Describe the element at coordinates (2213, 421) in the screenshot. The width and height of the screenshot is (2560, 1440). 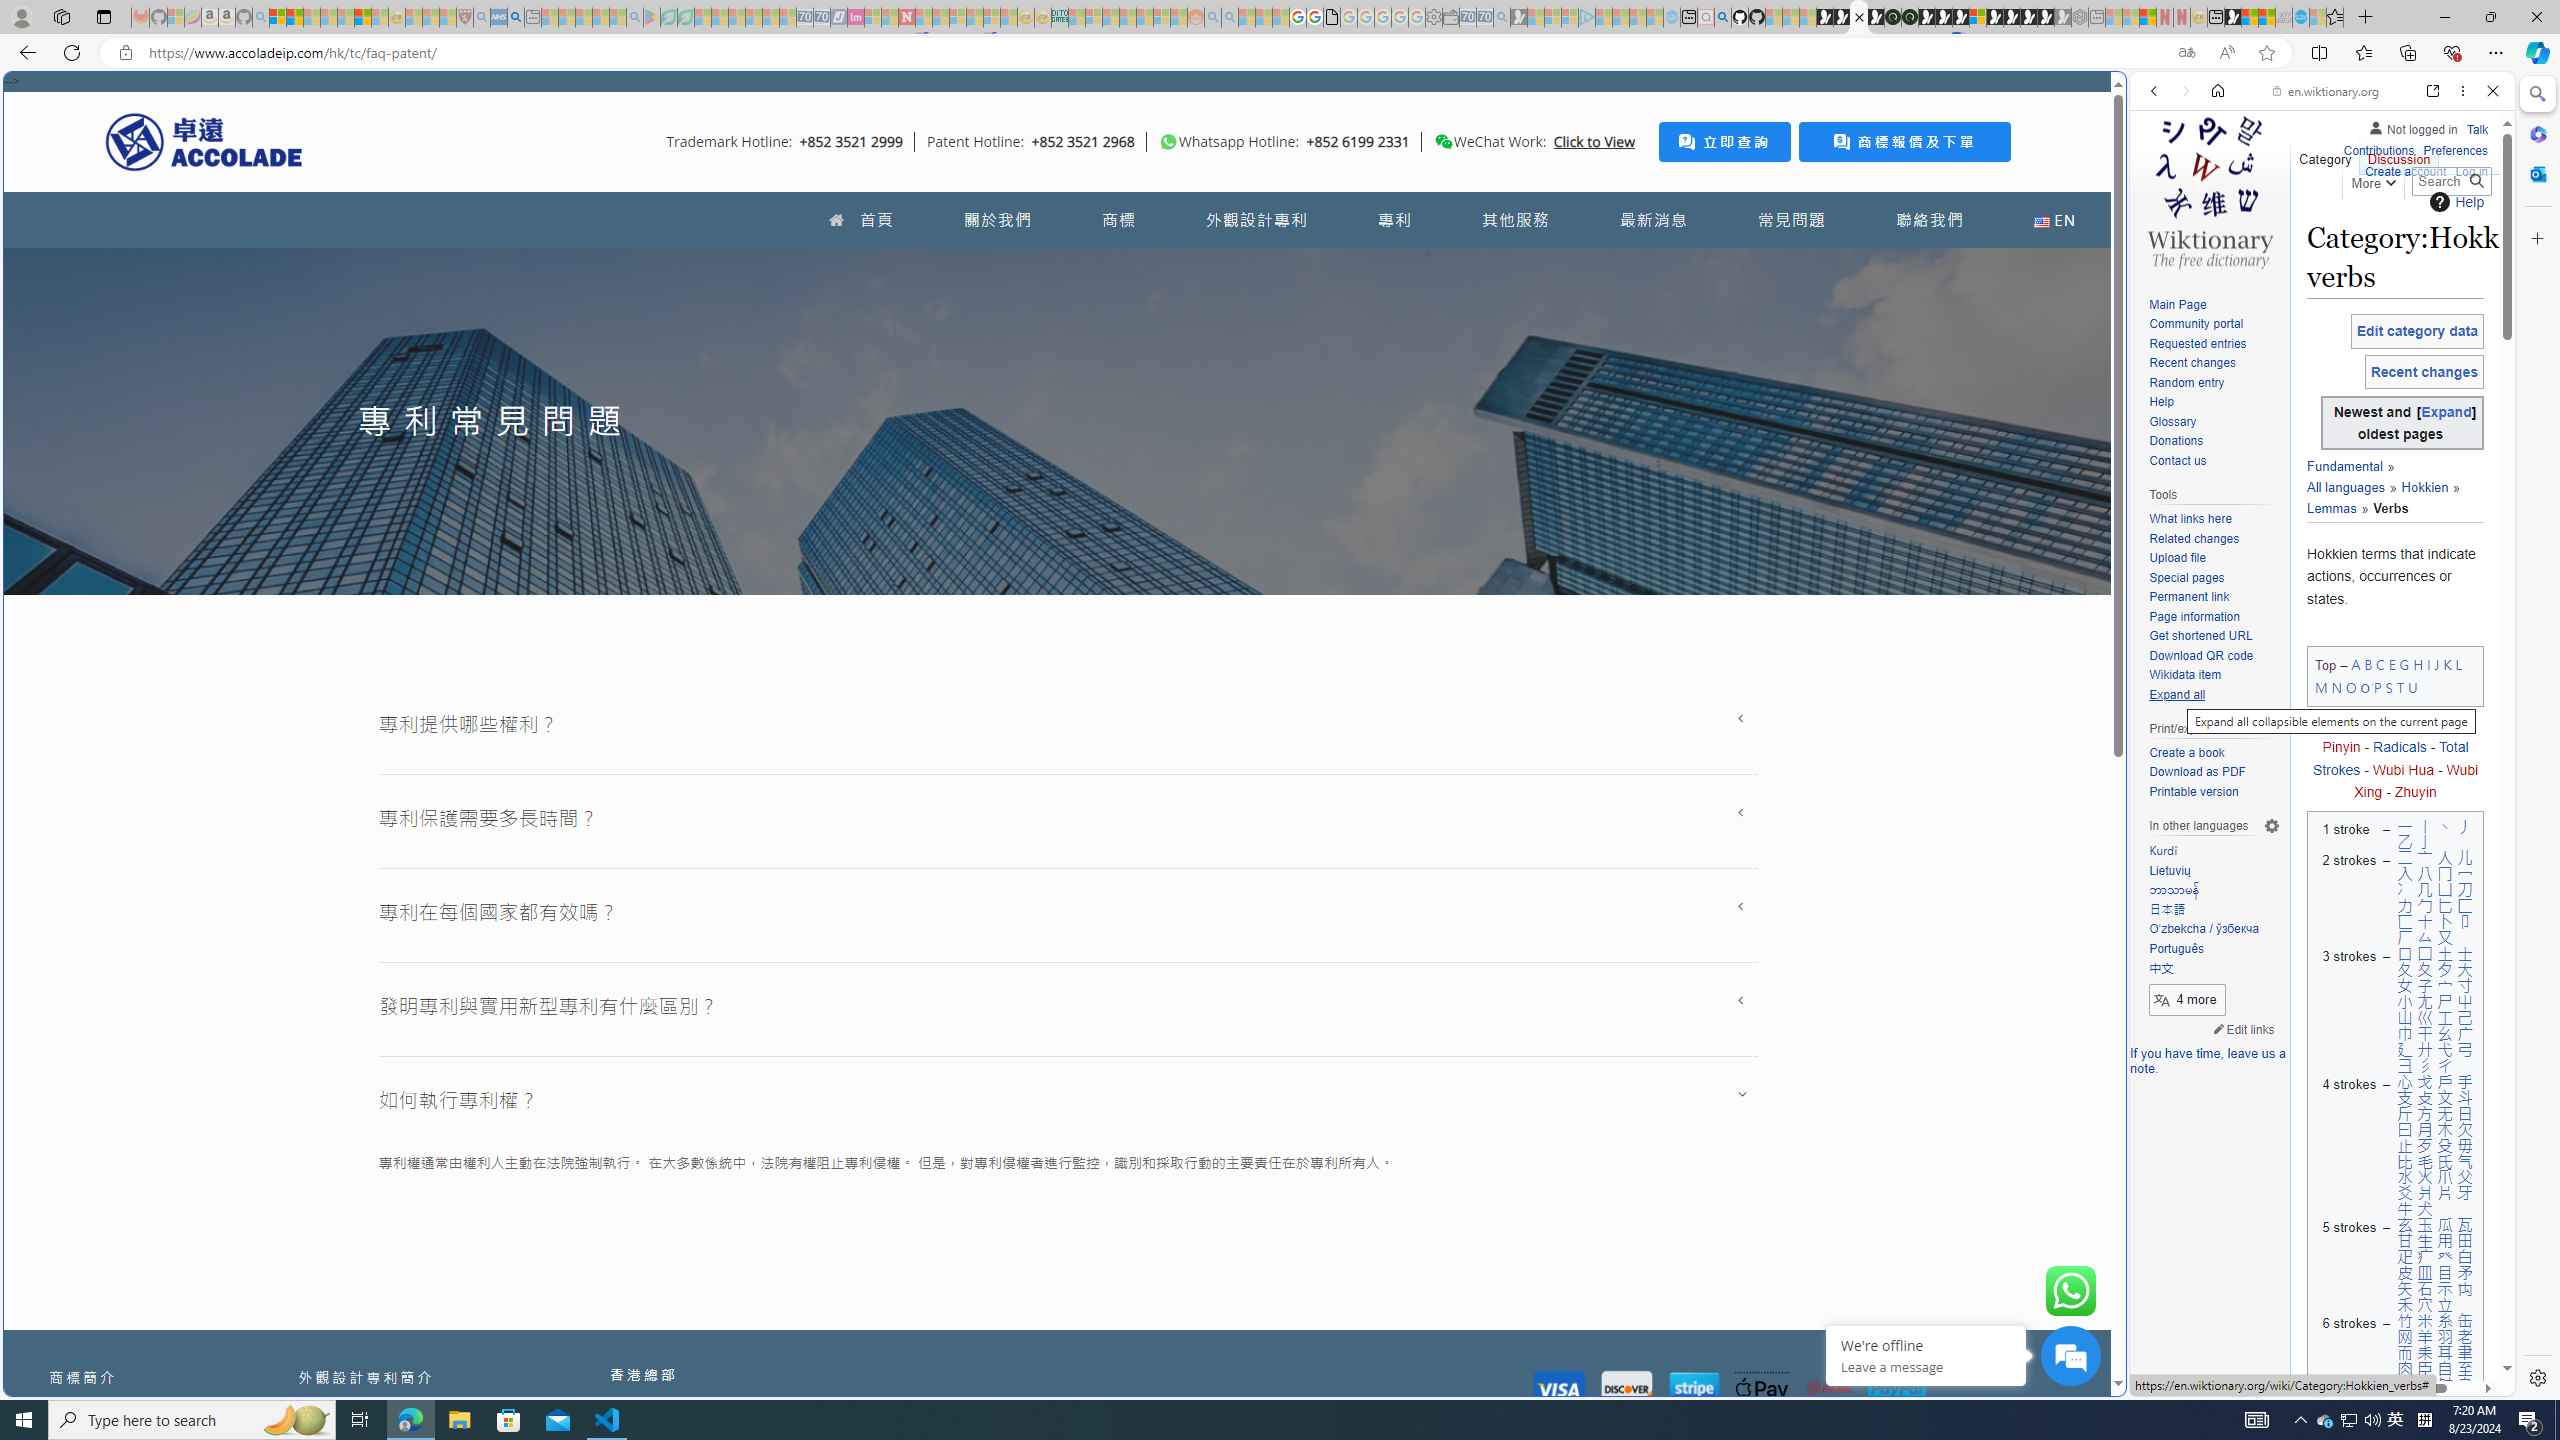
I see `'Glossary'` at that location.